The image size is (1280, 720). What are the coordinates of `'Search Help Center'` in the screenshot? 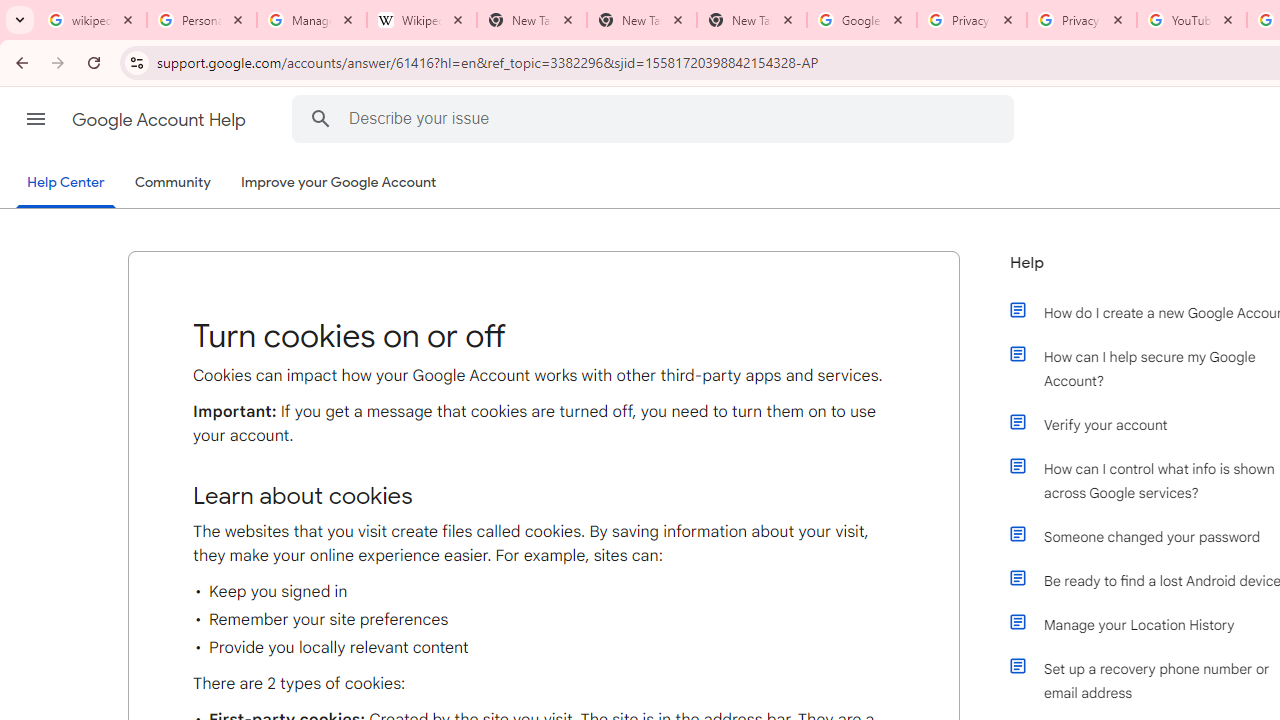 It's located at (320, 118).